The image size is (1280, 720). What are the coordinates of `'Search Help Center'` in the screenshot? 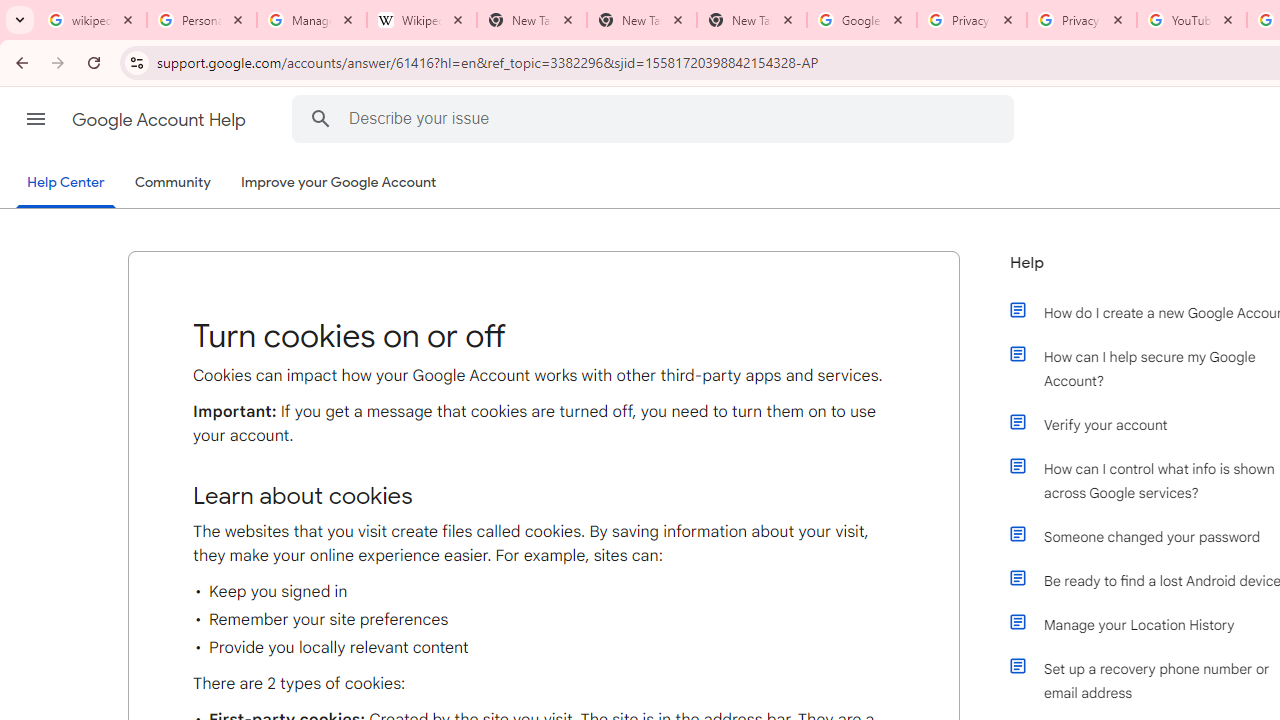 It's located at (320, 118).